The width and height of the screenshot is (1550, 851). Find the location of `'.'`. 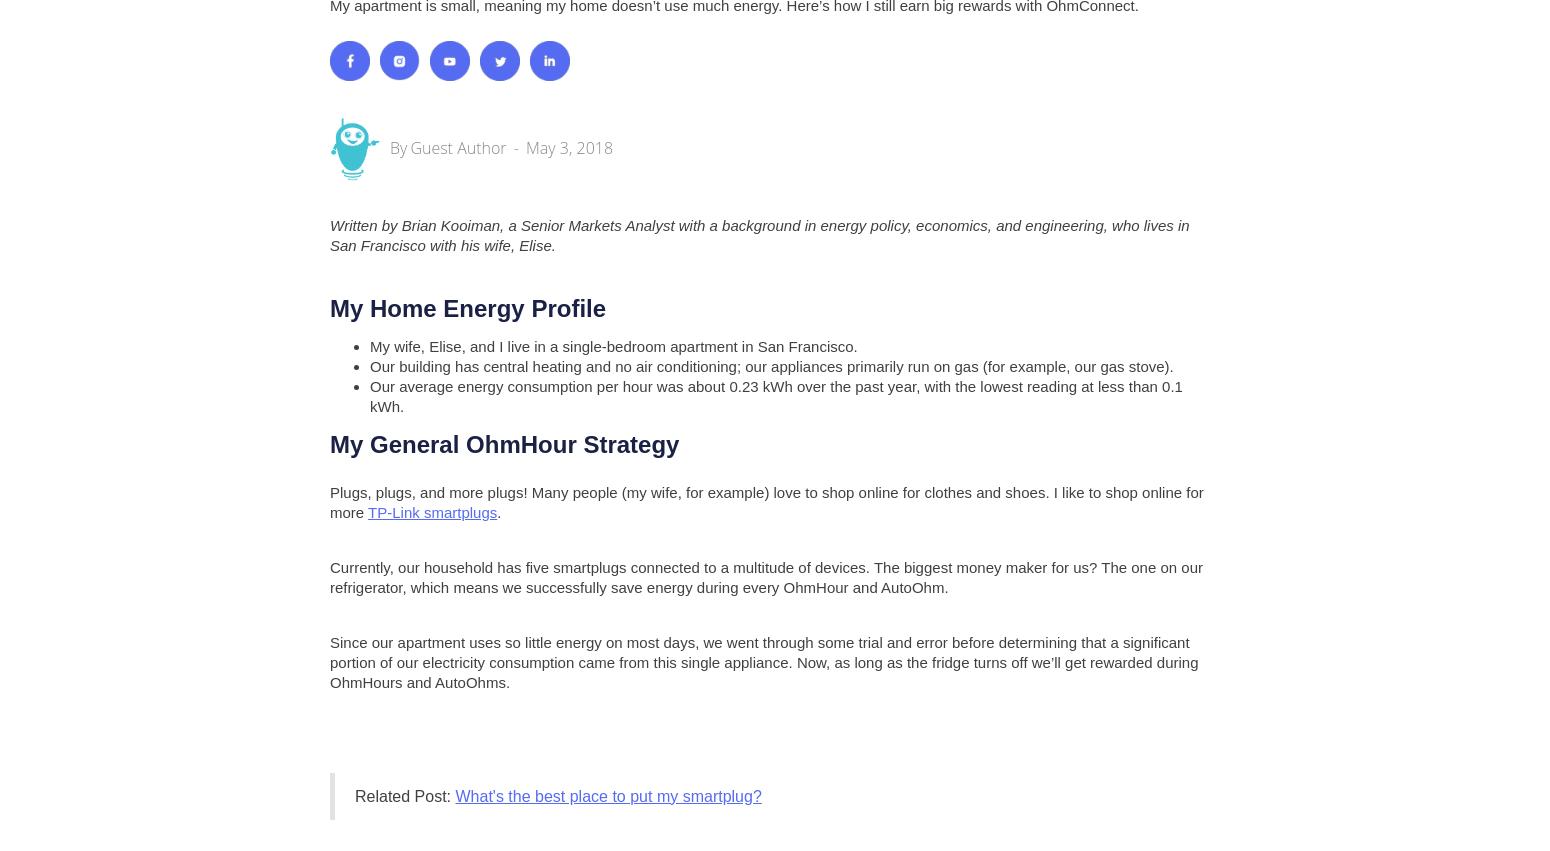

'.' is located at coordinates (497, 511).